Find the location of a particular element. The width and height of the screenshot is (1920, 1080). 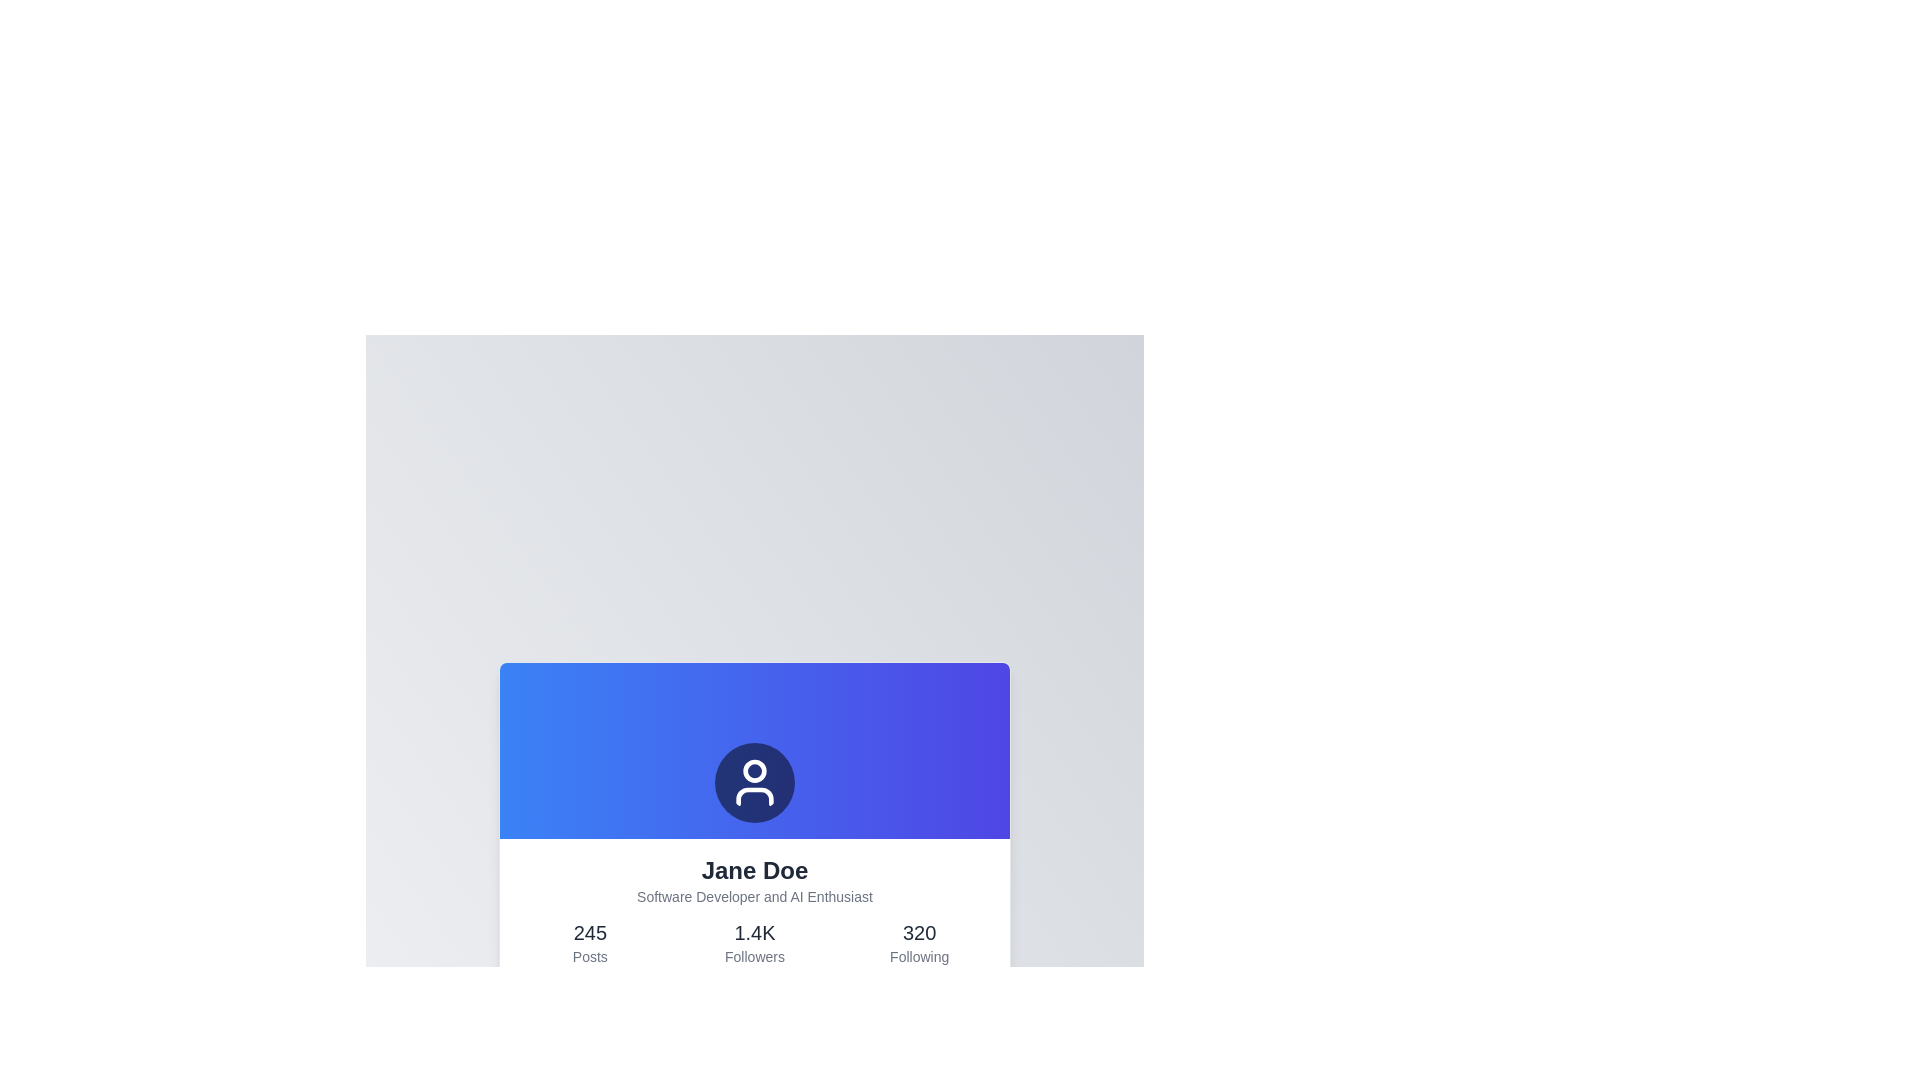

the Text and label combination that displays the number '245' and the label 'Posts', which is located in the leftmost column below the profile name and avatar section is located at coordinates (589, 942).